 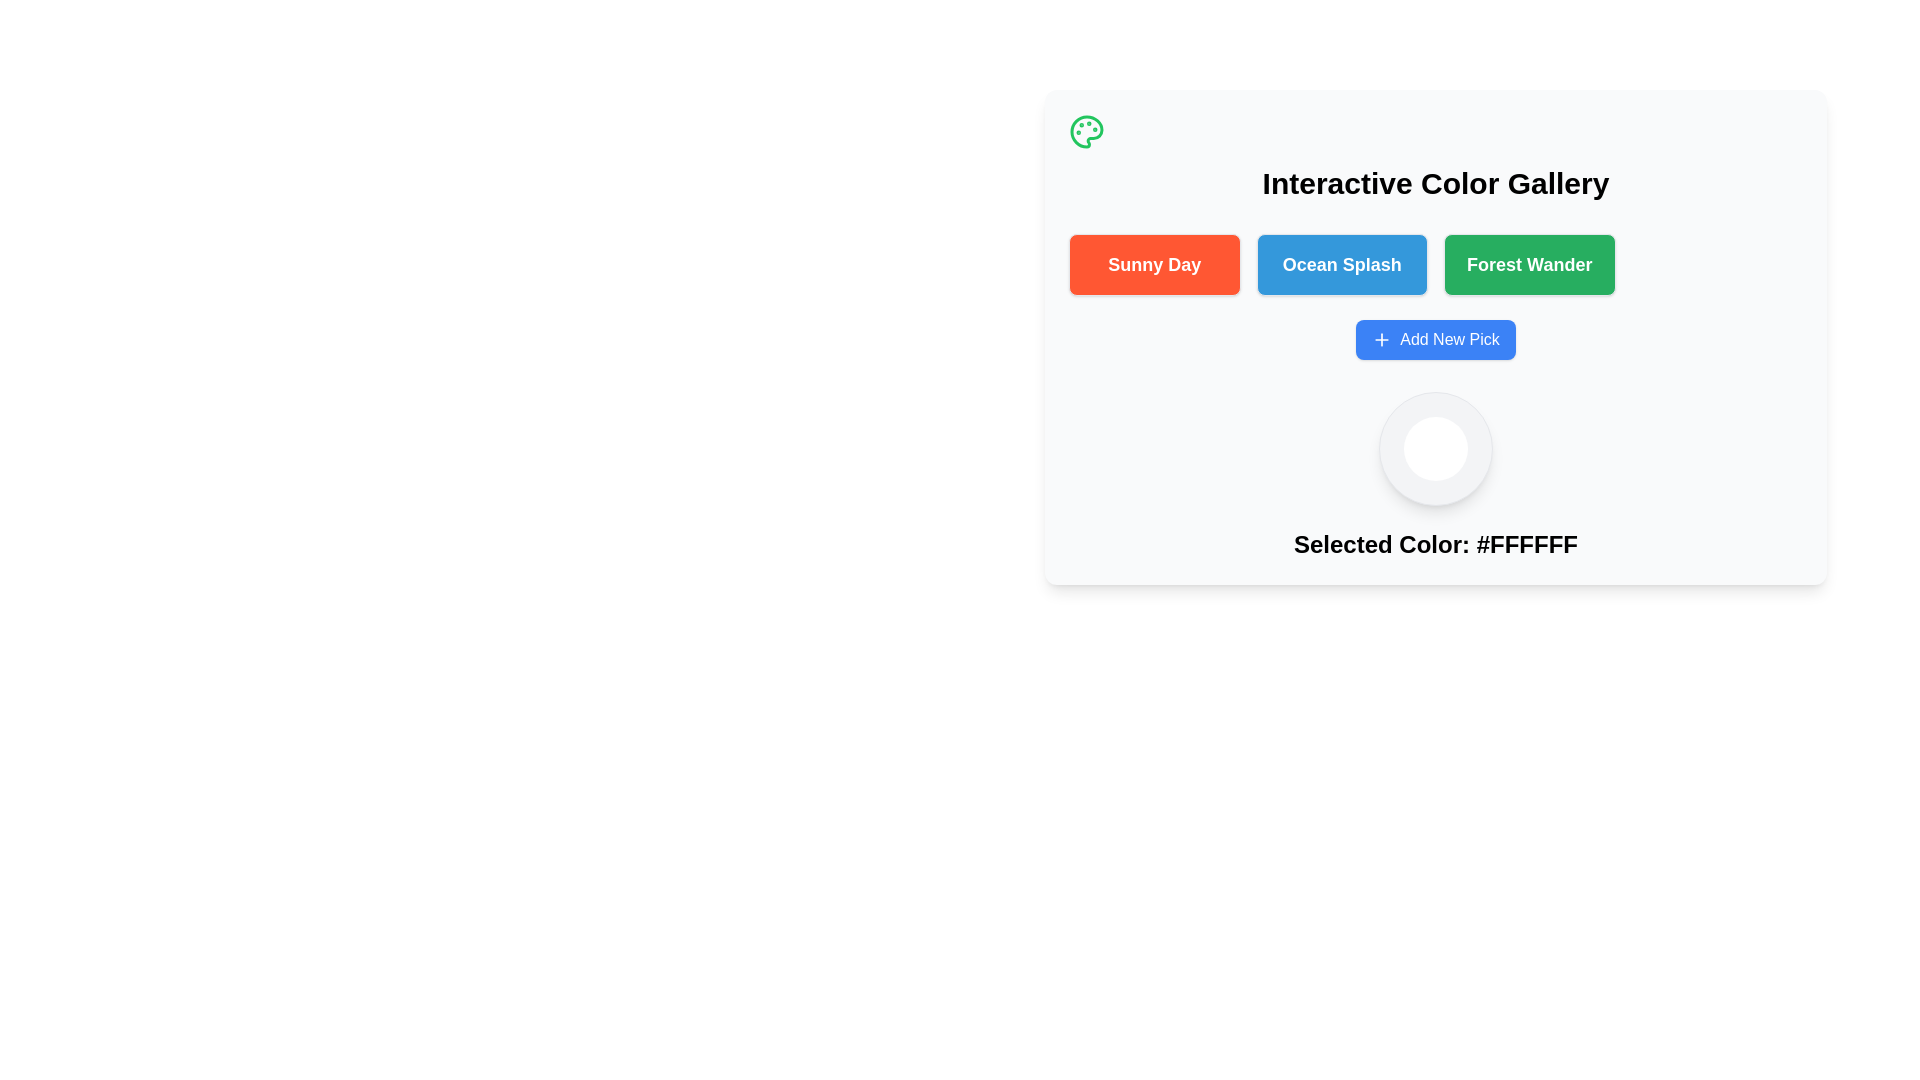 What do you see at coordinates (1342, 264) in the screenshot?
I see `the text label component that says 'Ocean Splash', which is styled with a bold white font on a blue background and is centrally located between the buttons 'Sunny Day' and 'Forest Wander'` at bounding box center [1342, 264].